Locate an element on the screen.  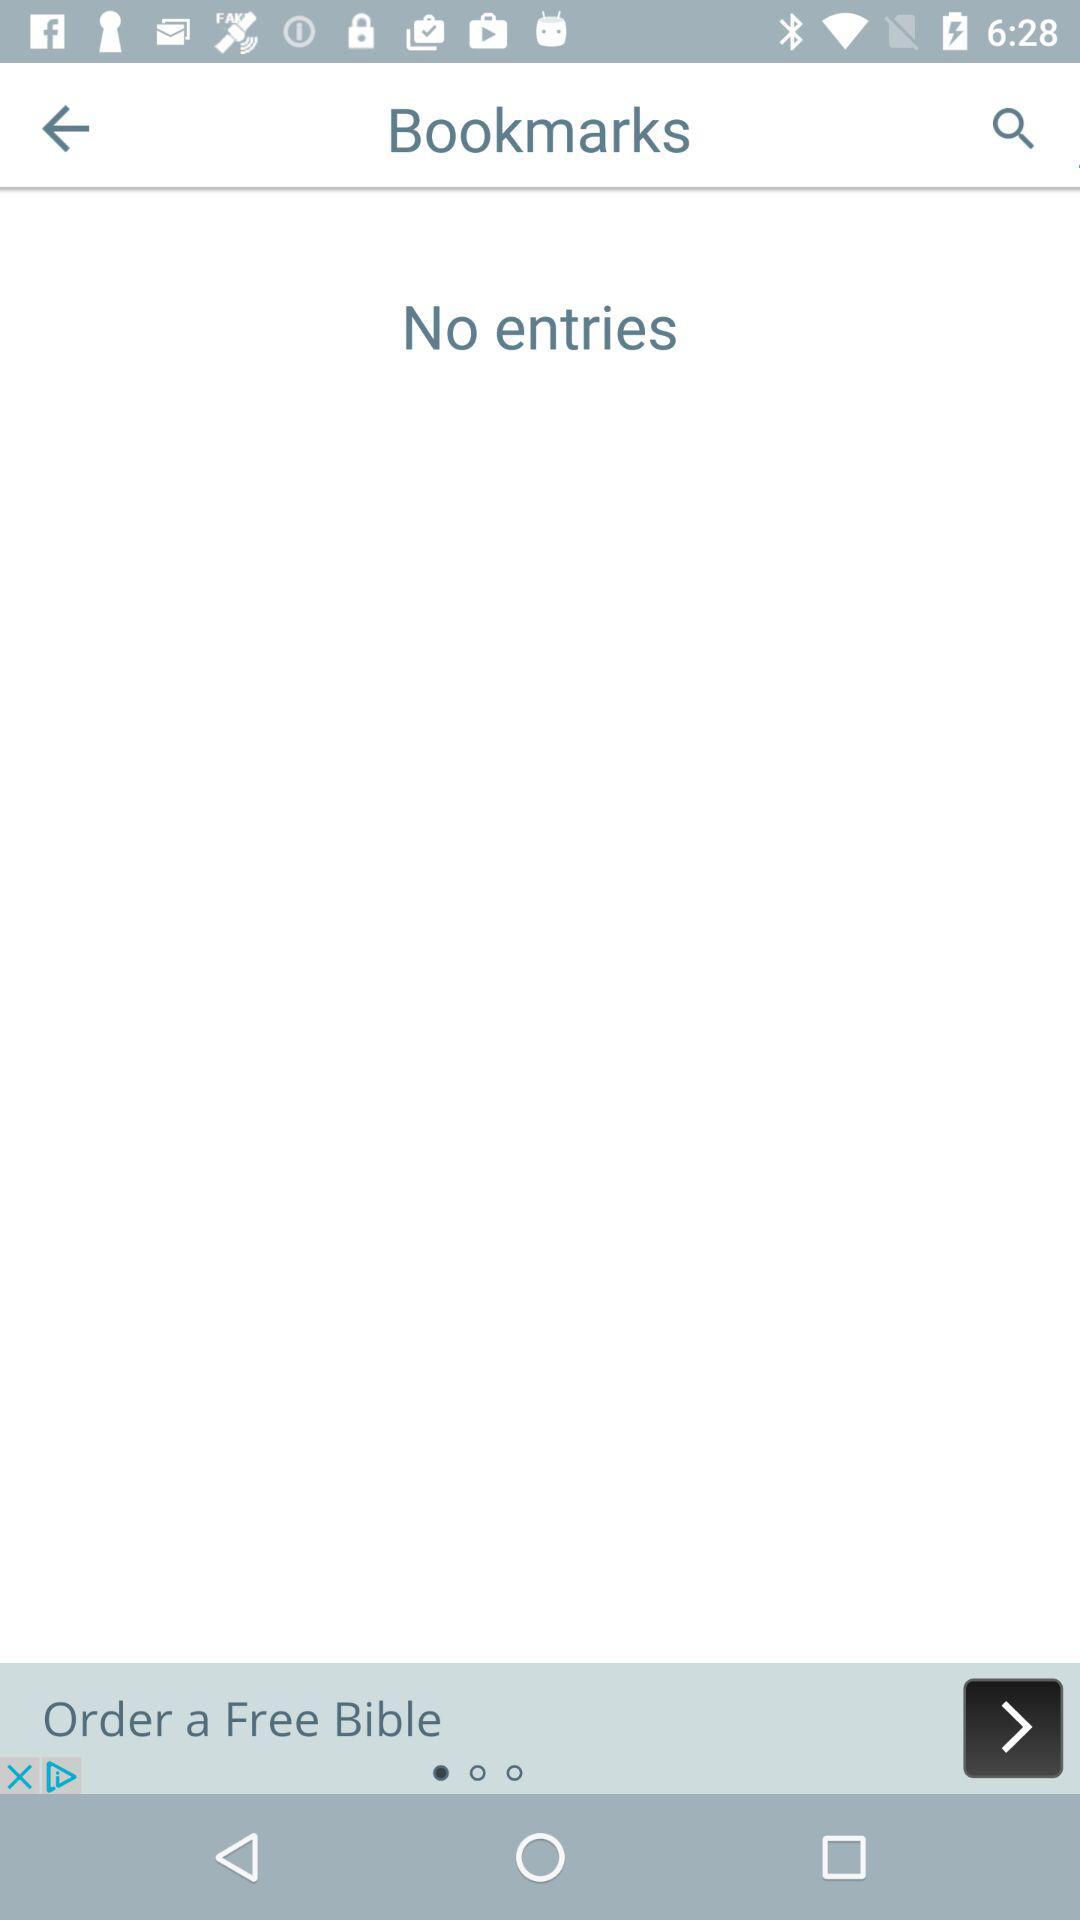
the arrow_backward icon is located at coordinates (64, 127).